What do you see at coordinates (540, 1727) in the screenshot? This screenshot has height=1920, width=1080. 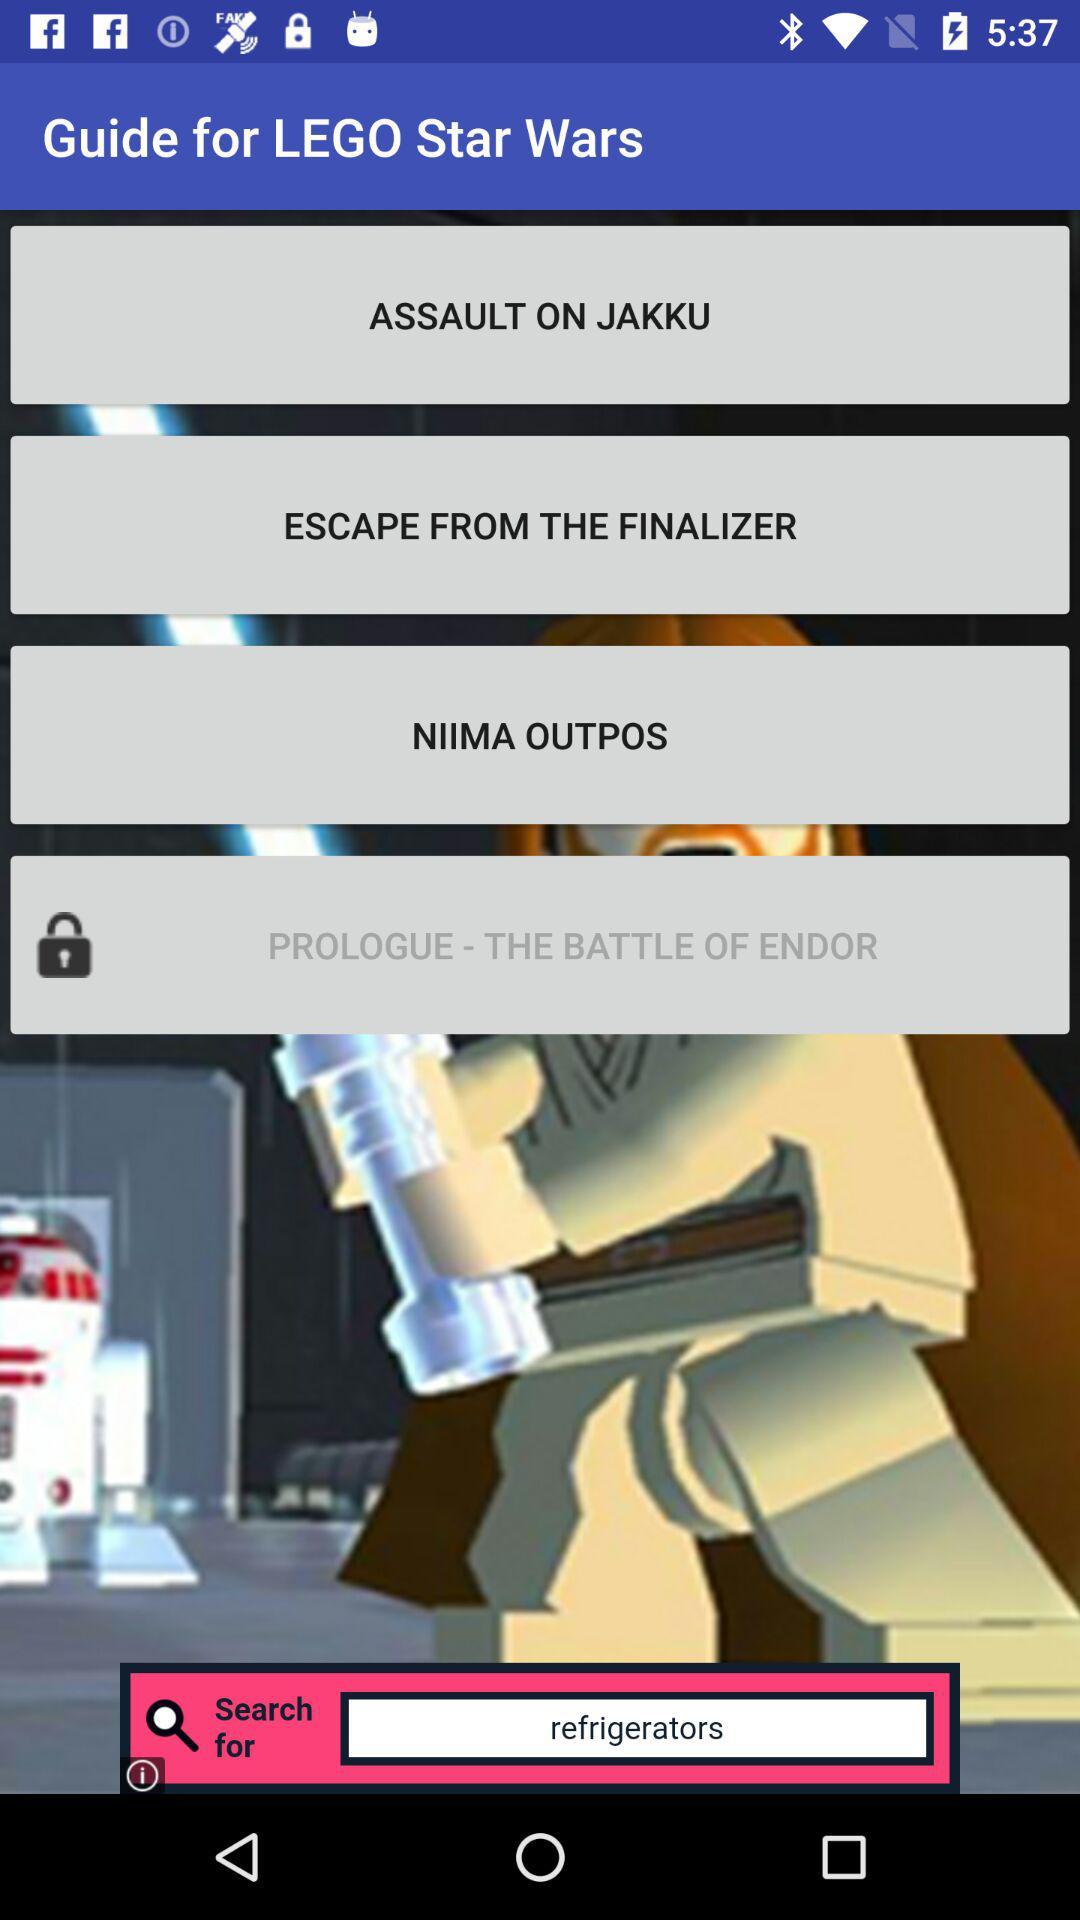 I see `open advertisement` at bounding box center [540, 1727].